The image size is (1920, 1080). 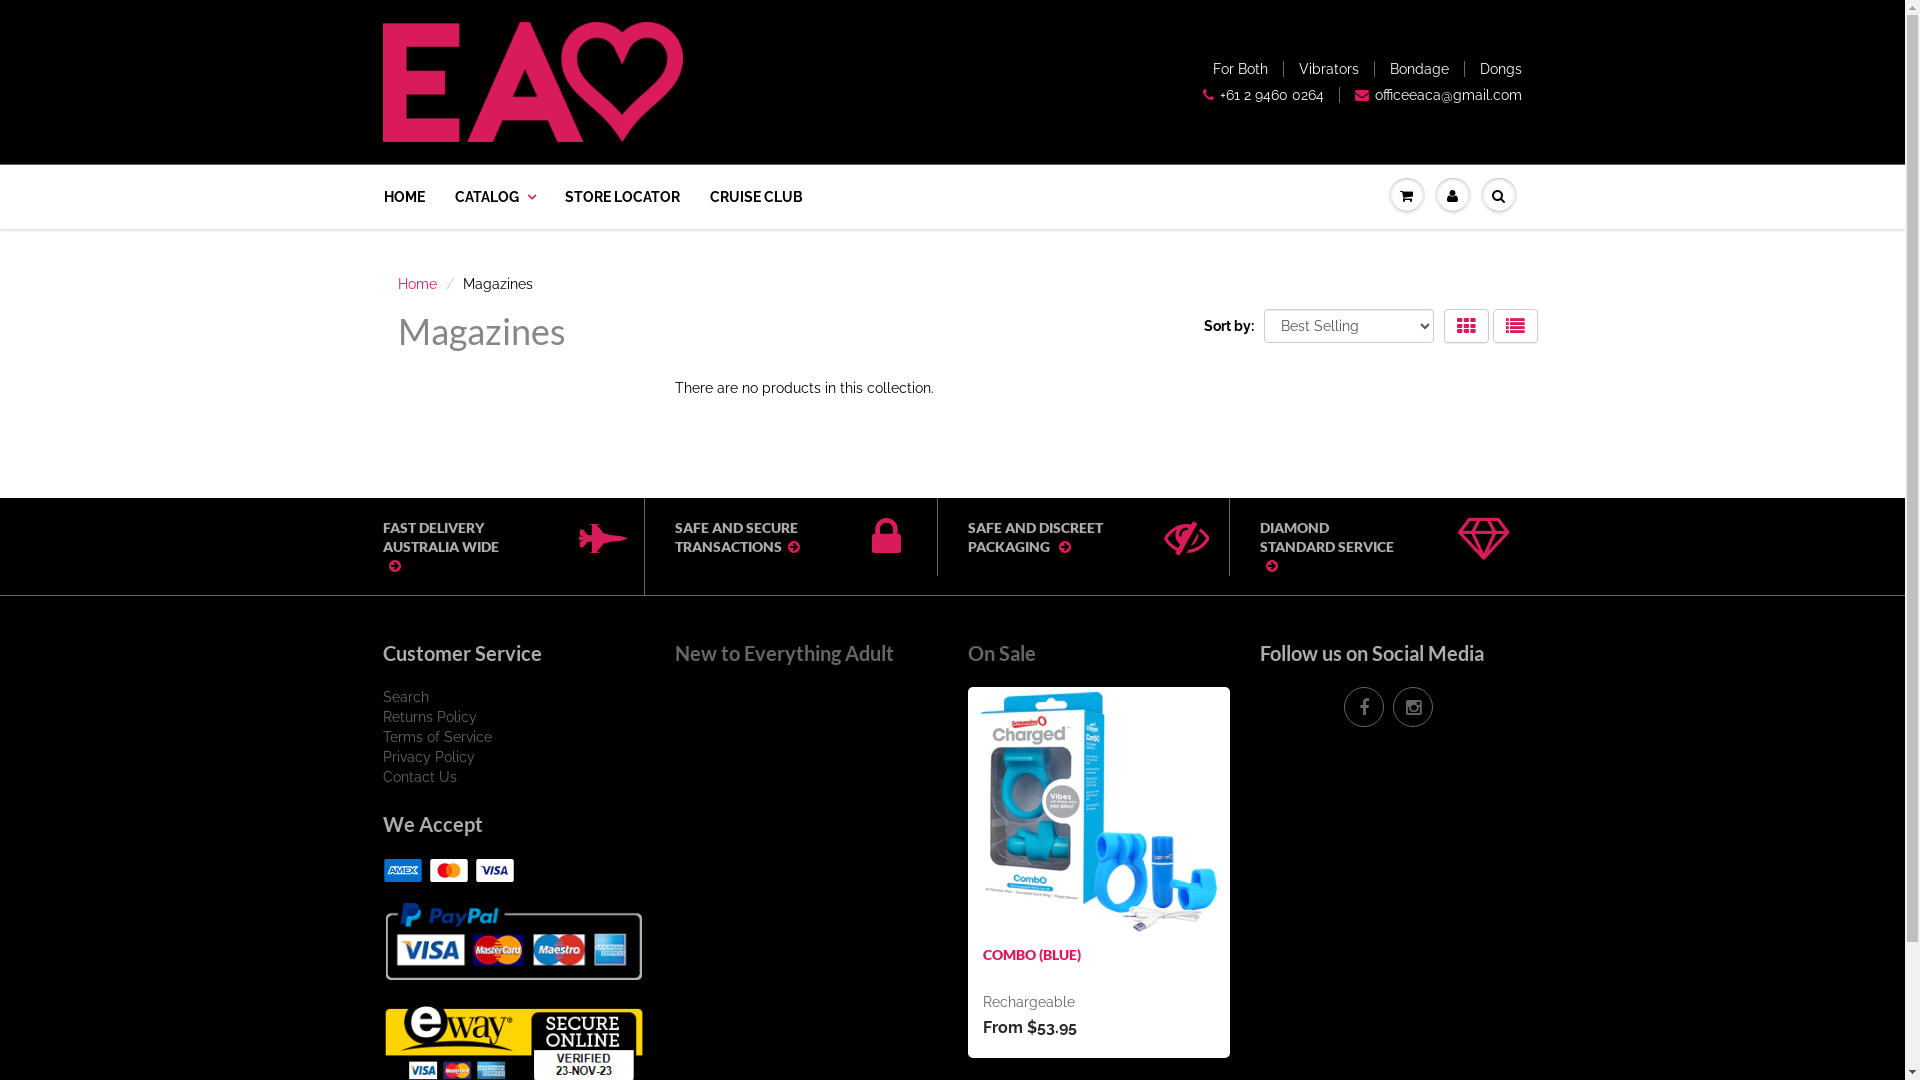 I want to click on 'COMBO (BLUE)', so click(x=1031, y=953).